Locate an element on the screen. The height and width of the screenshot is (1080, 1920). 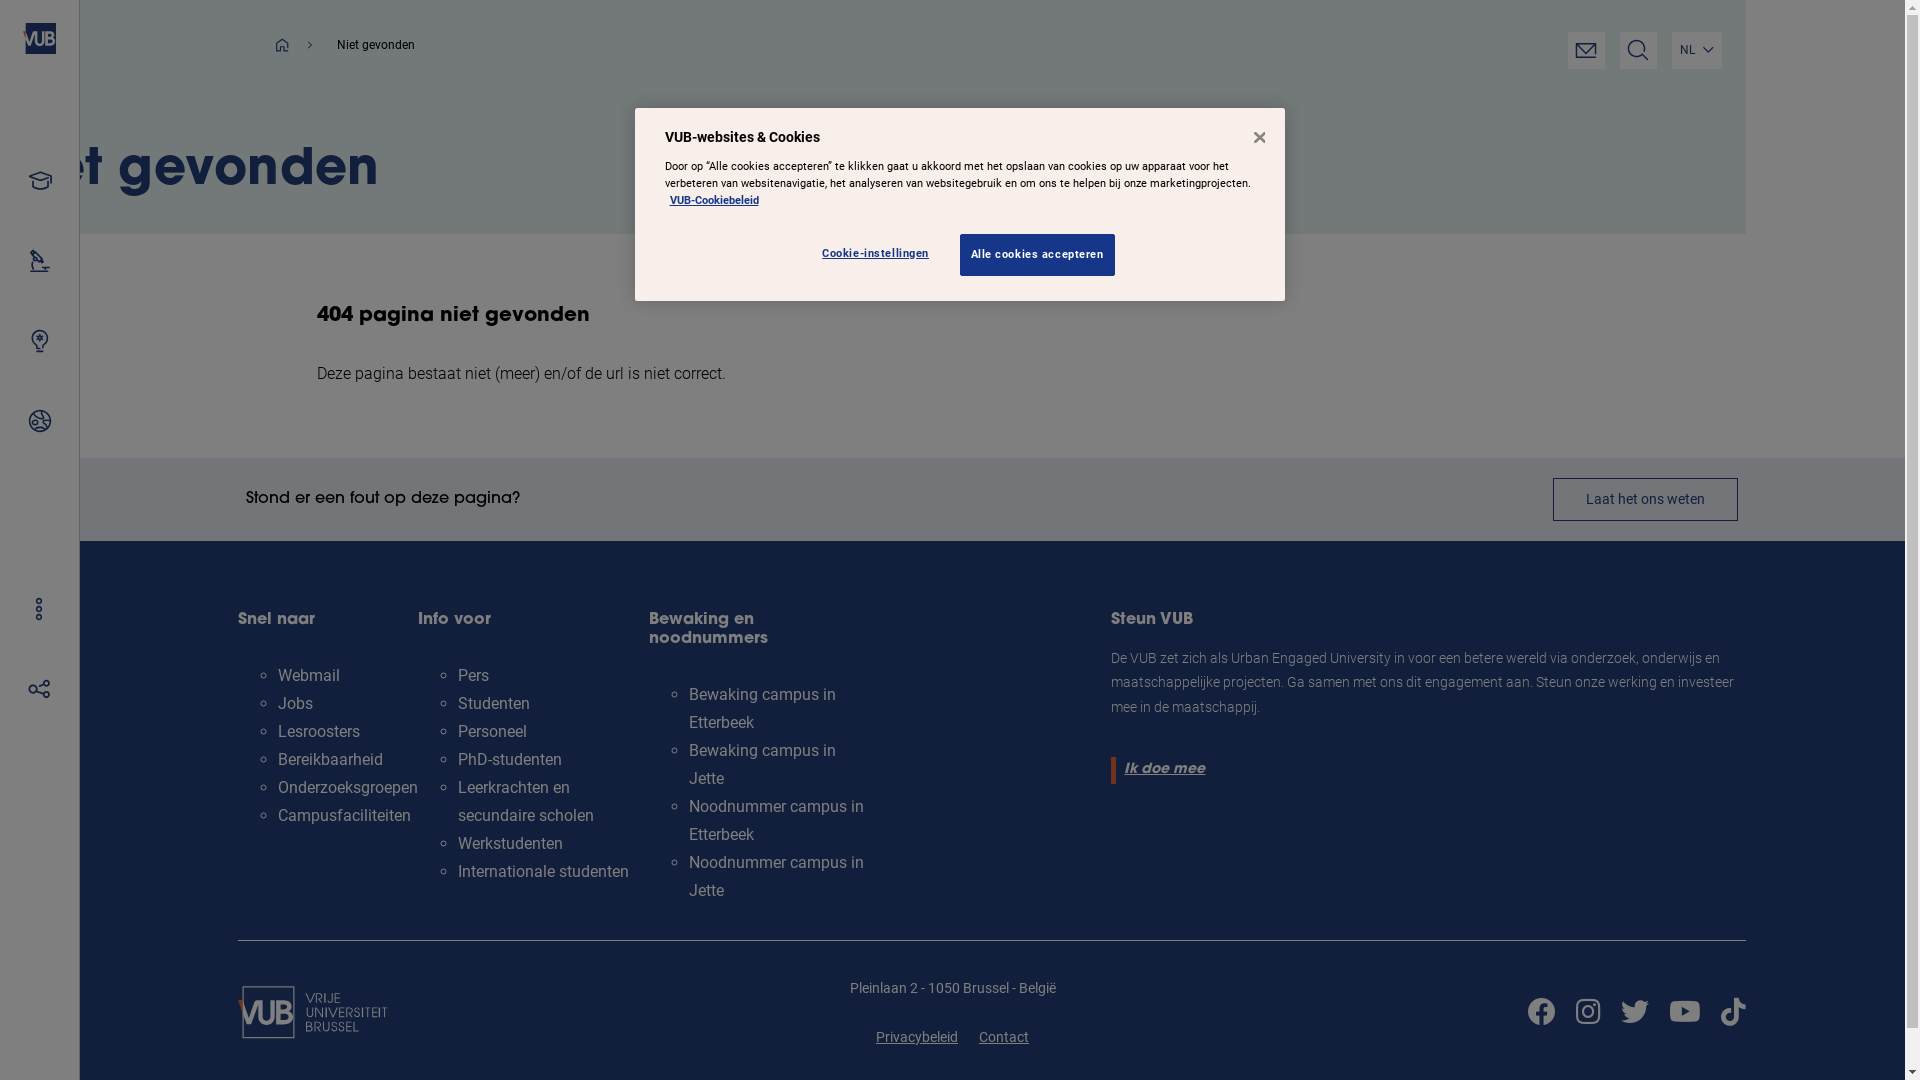
'Pers' is located at coordinates (472, 675).